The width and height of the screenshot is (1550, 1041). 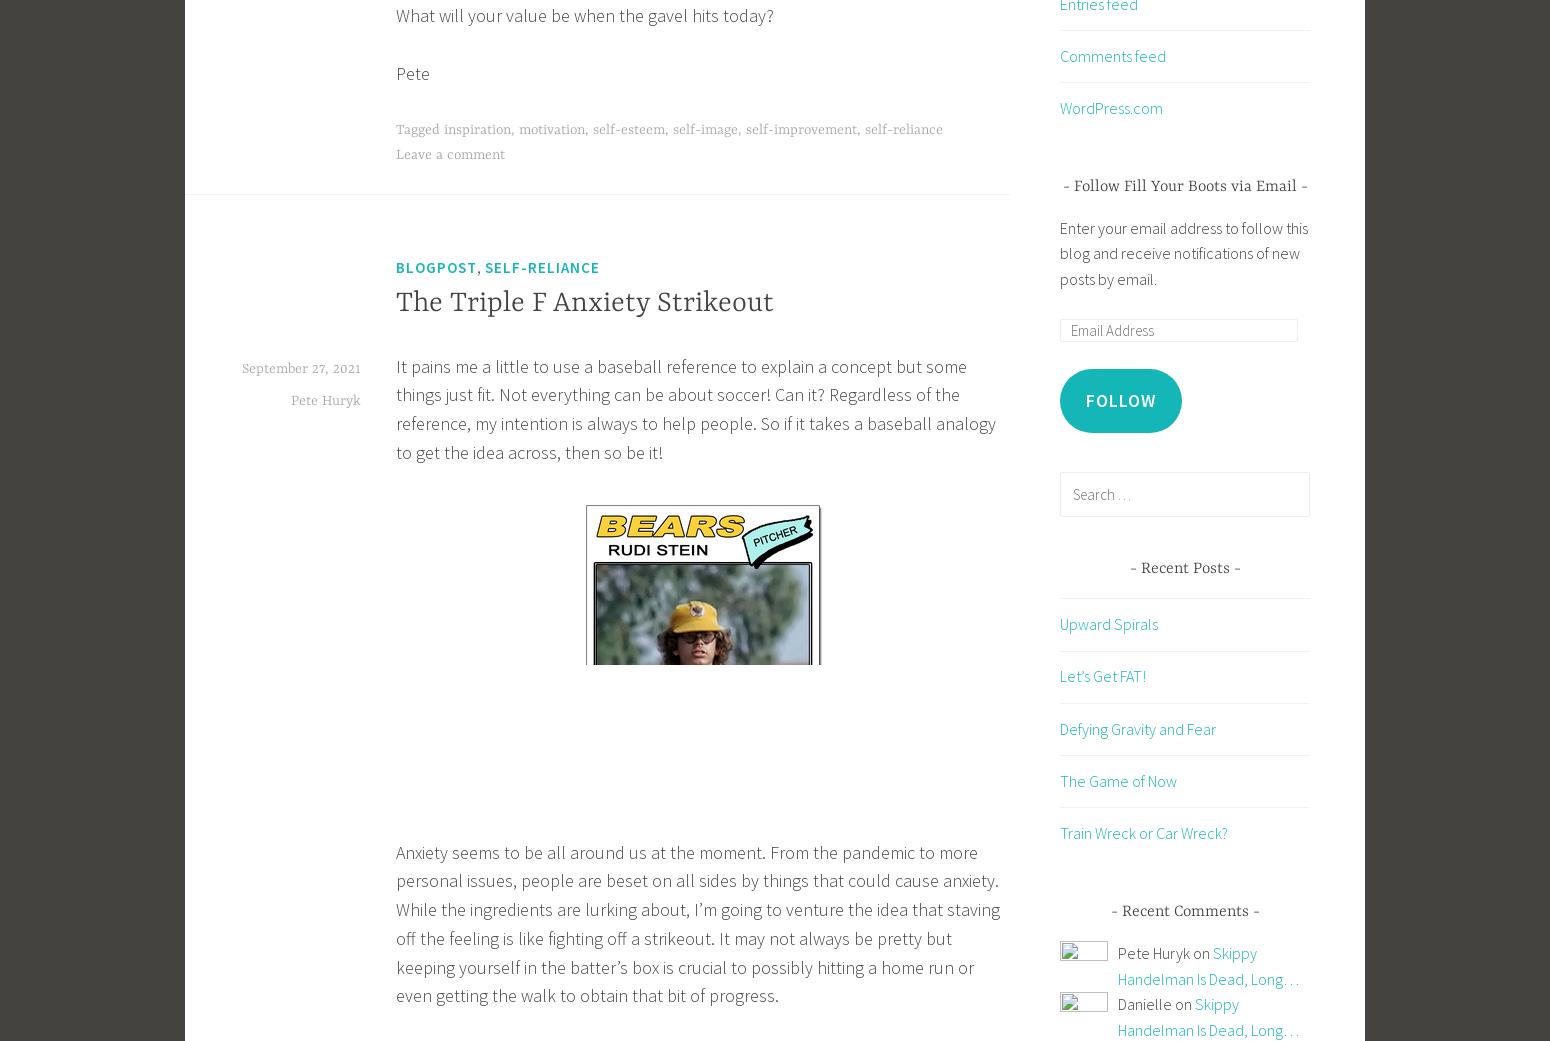 I want to click on 'Leave a comment', so click(x=450, y=155).